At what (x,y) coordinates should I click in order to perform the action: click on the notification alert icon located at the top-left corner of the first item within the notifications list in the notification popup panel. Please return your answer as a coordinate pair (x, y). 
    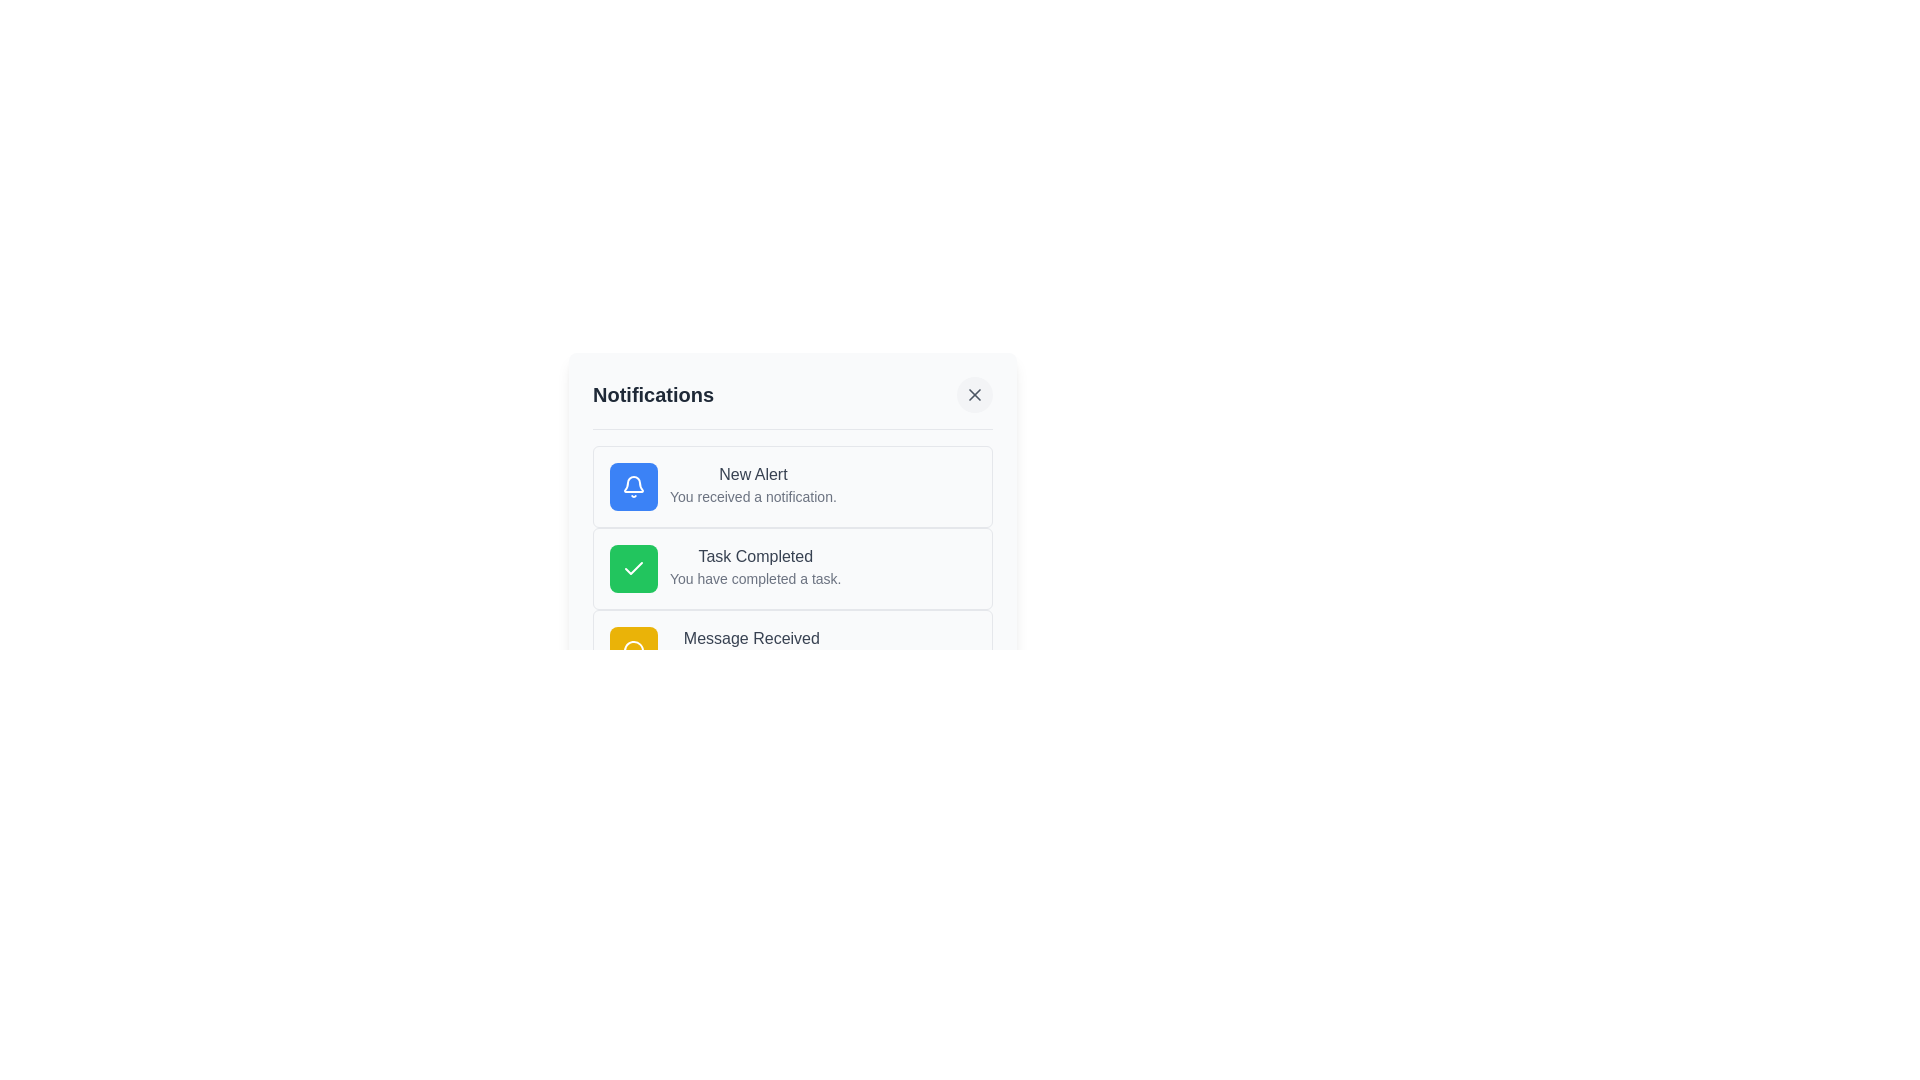
    Looking at the image, I should click on (632, 486).